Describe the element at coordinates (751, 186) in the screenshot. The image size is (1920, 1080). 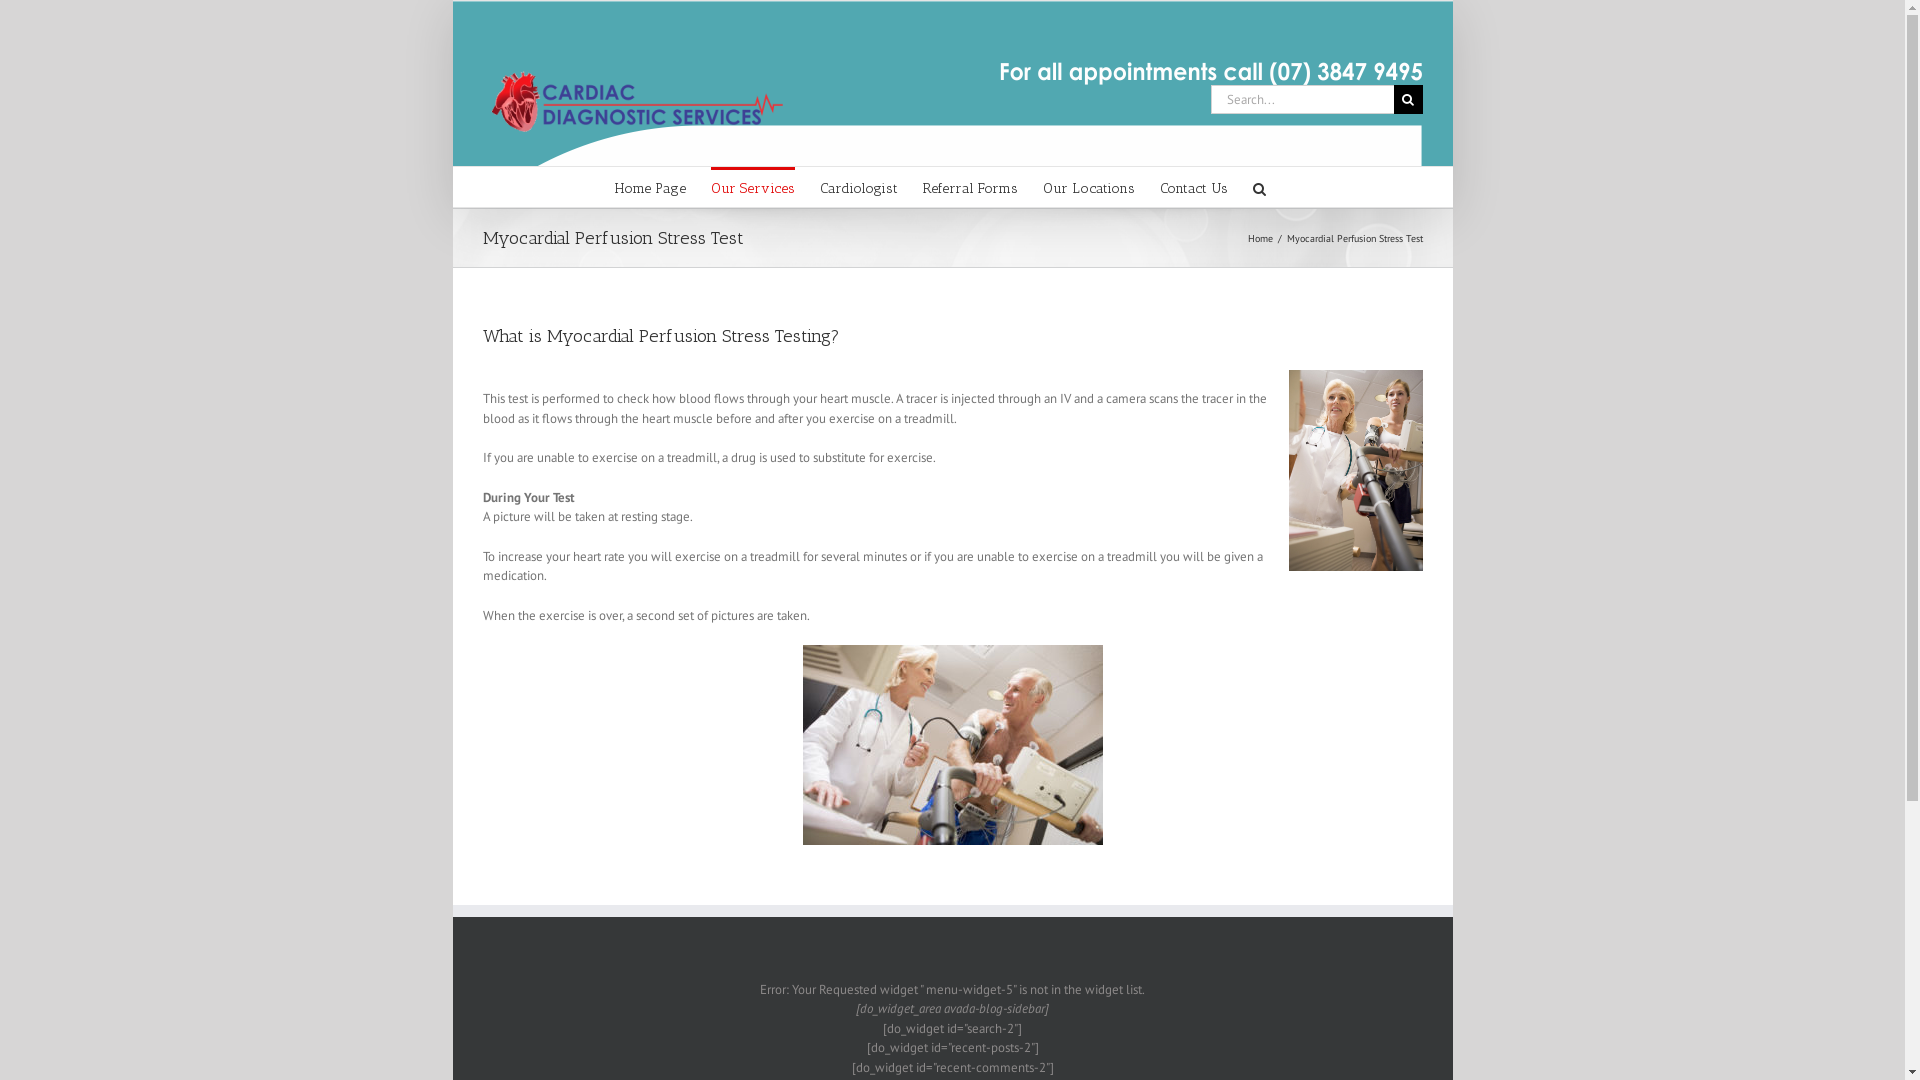
I see `'Our Services'` at that location.